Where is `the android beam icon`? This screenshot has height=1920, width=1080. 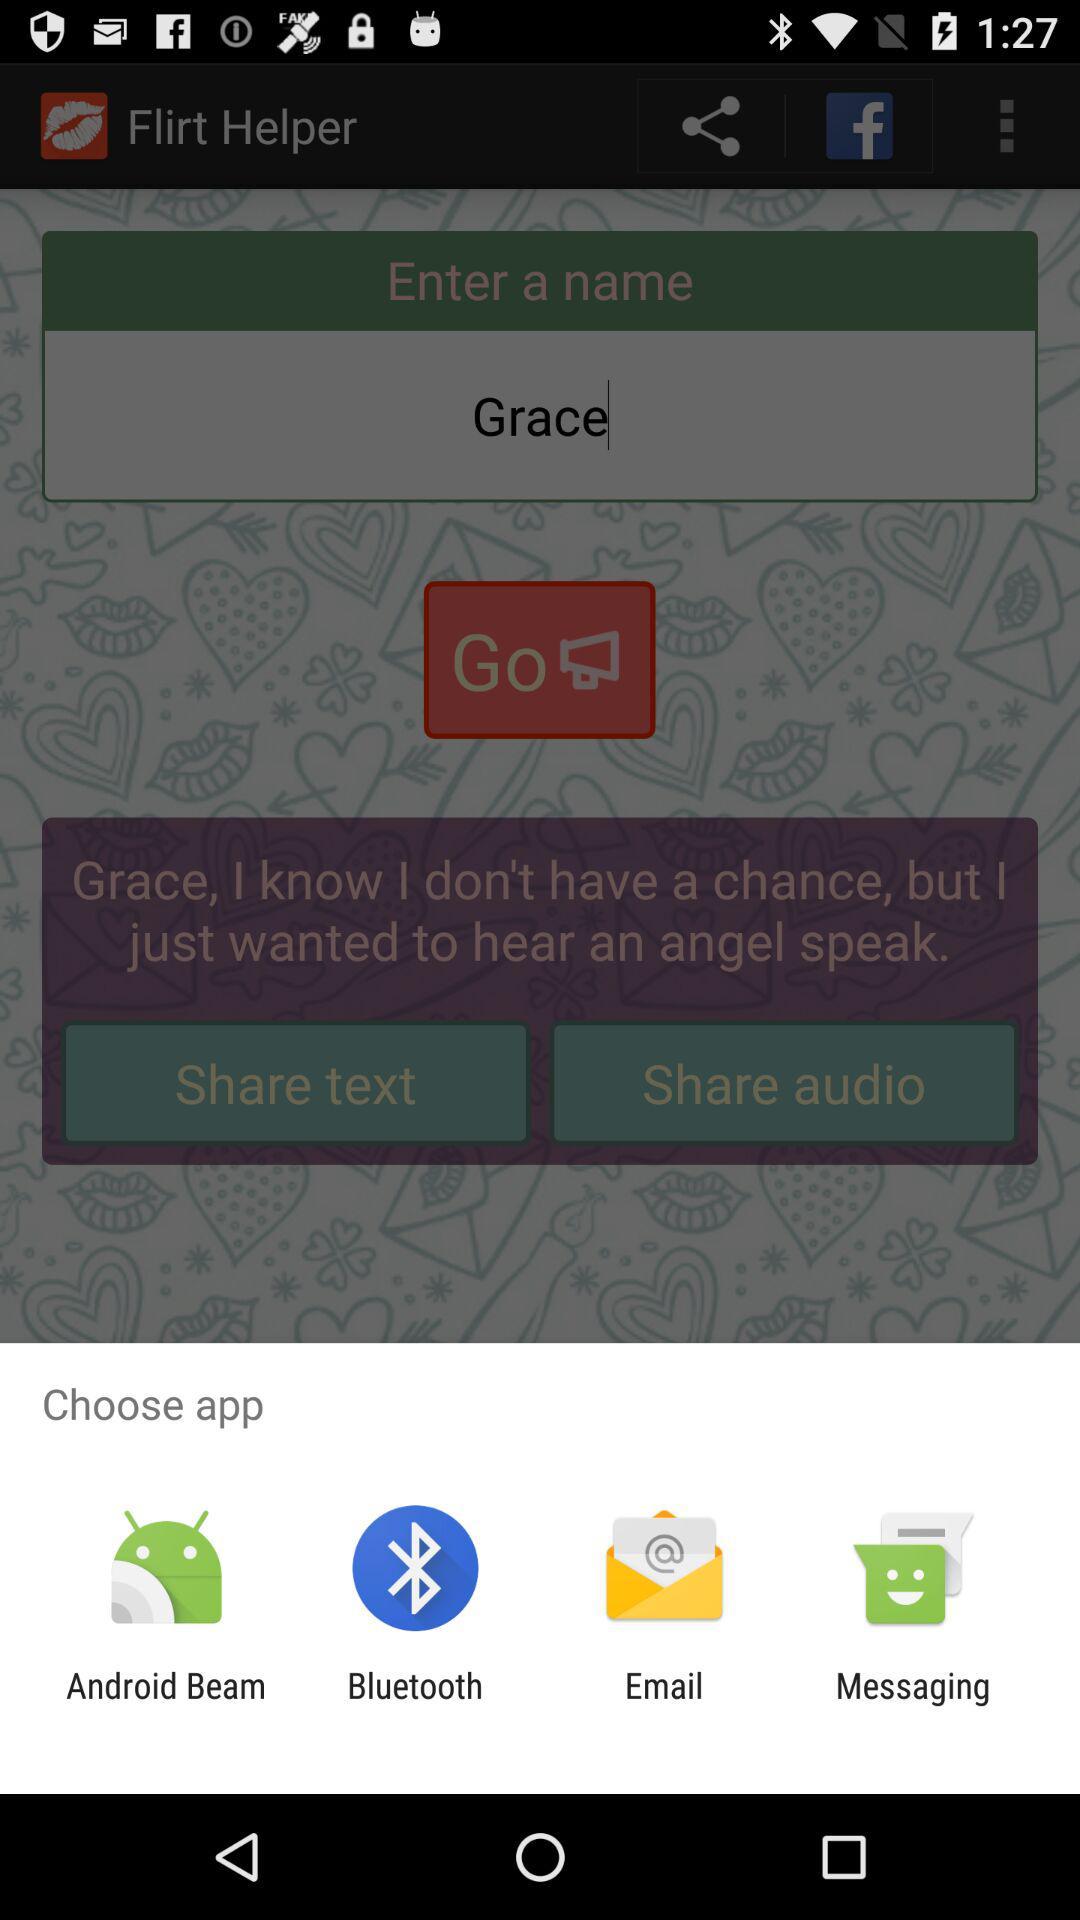 the android beam icon is located at coordinates (165, 1705).